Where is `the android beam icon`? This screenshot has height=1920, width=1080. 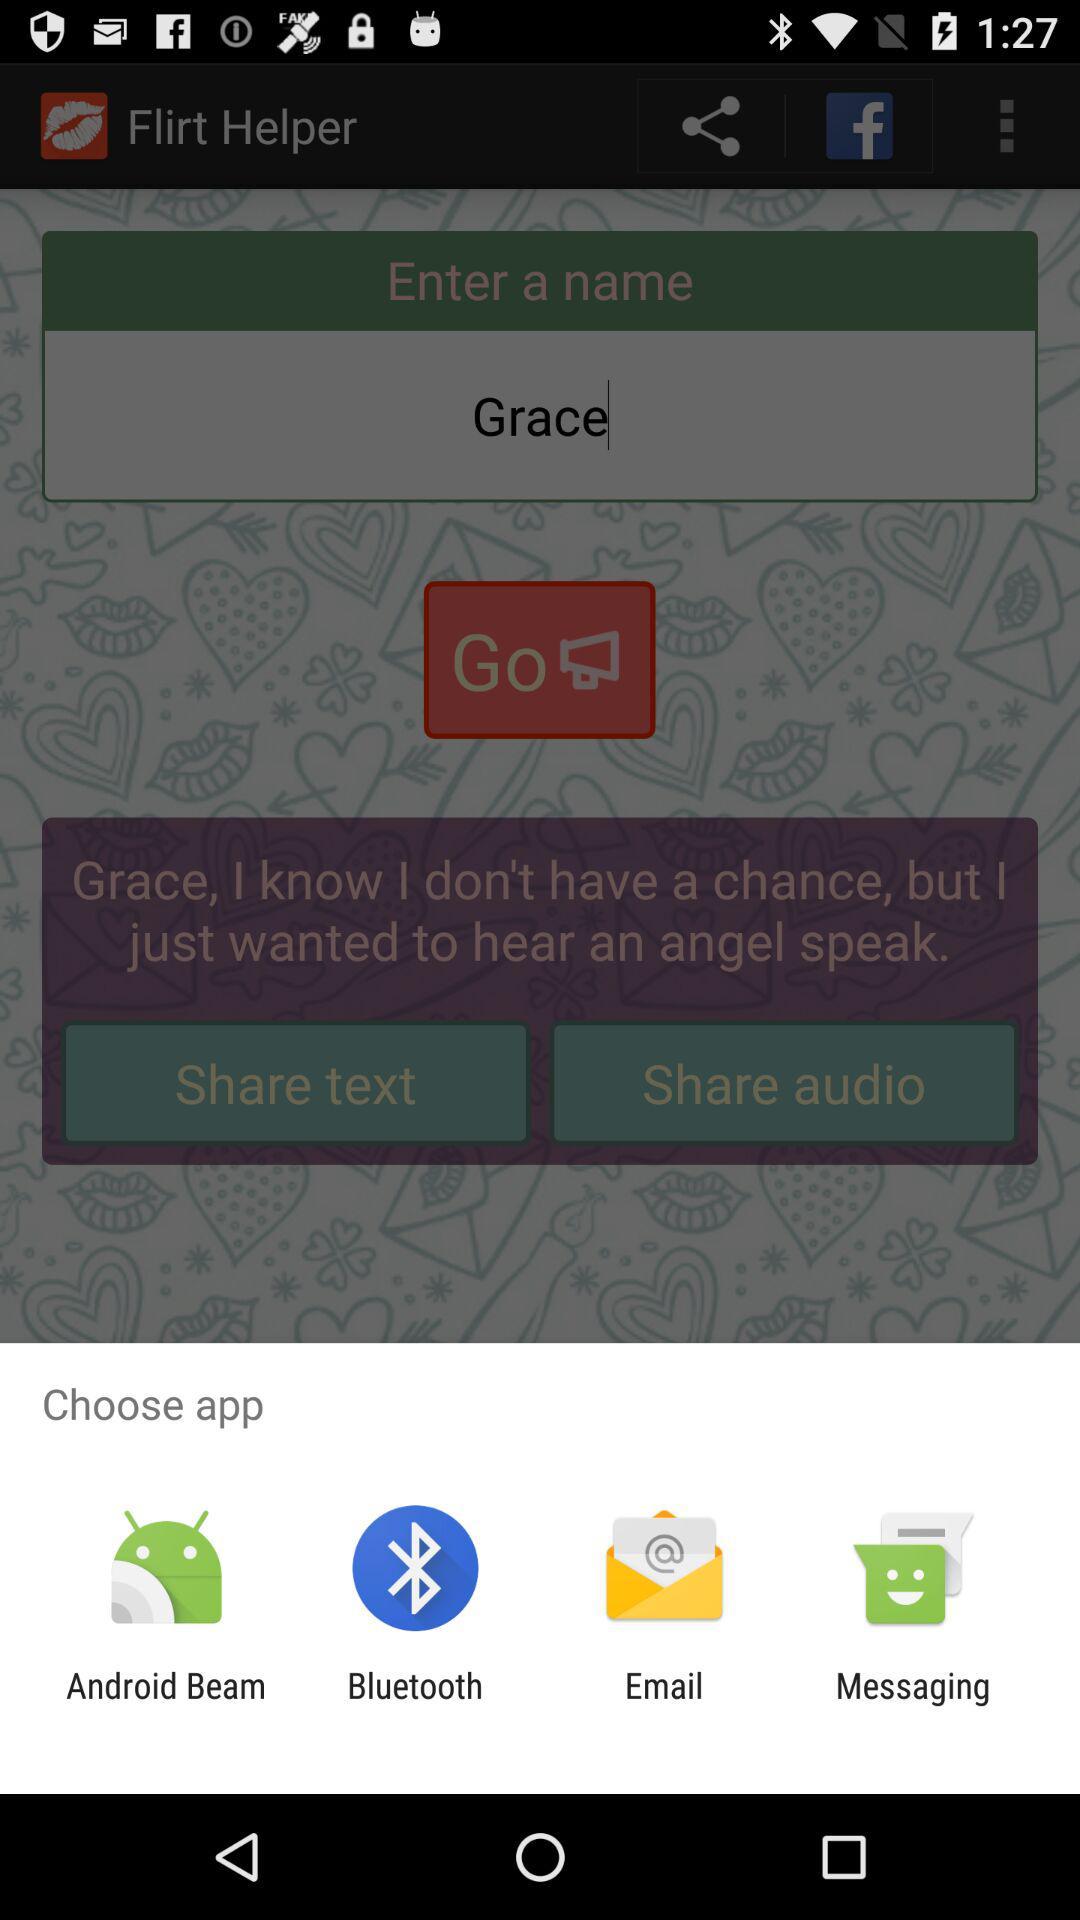 the android beam icon is located at coordinates (165, 1705).